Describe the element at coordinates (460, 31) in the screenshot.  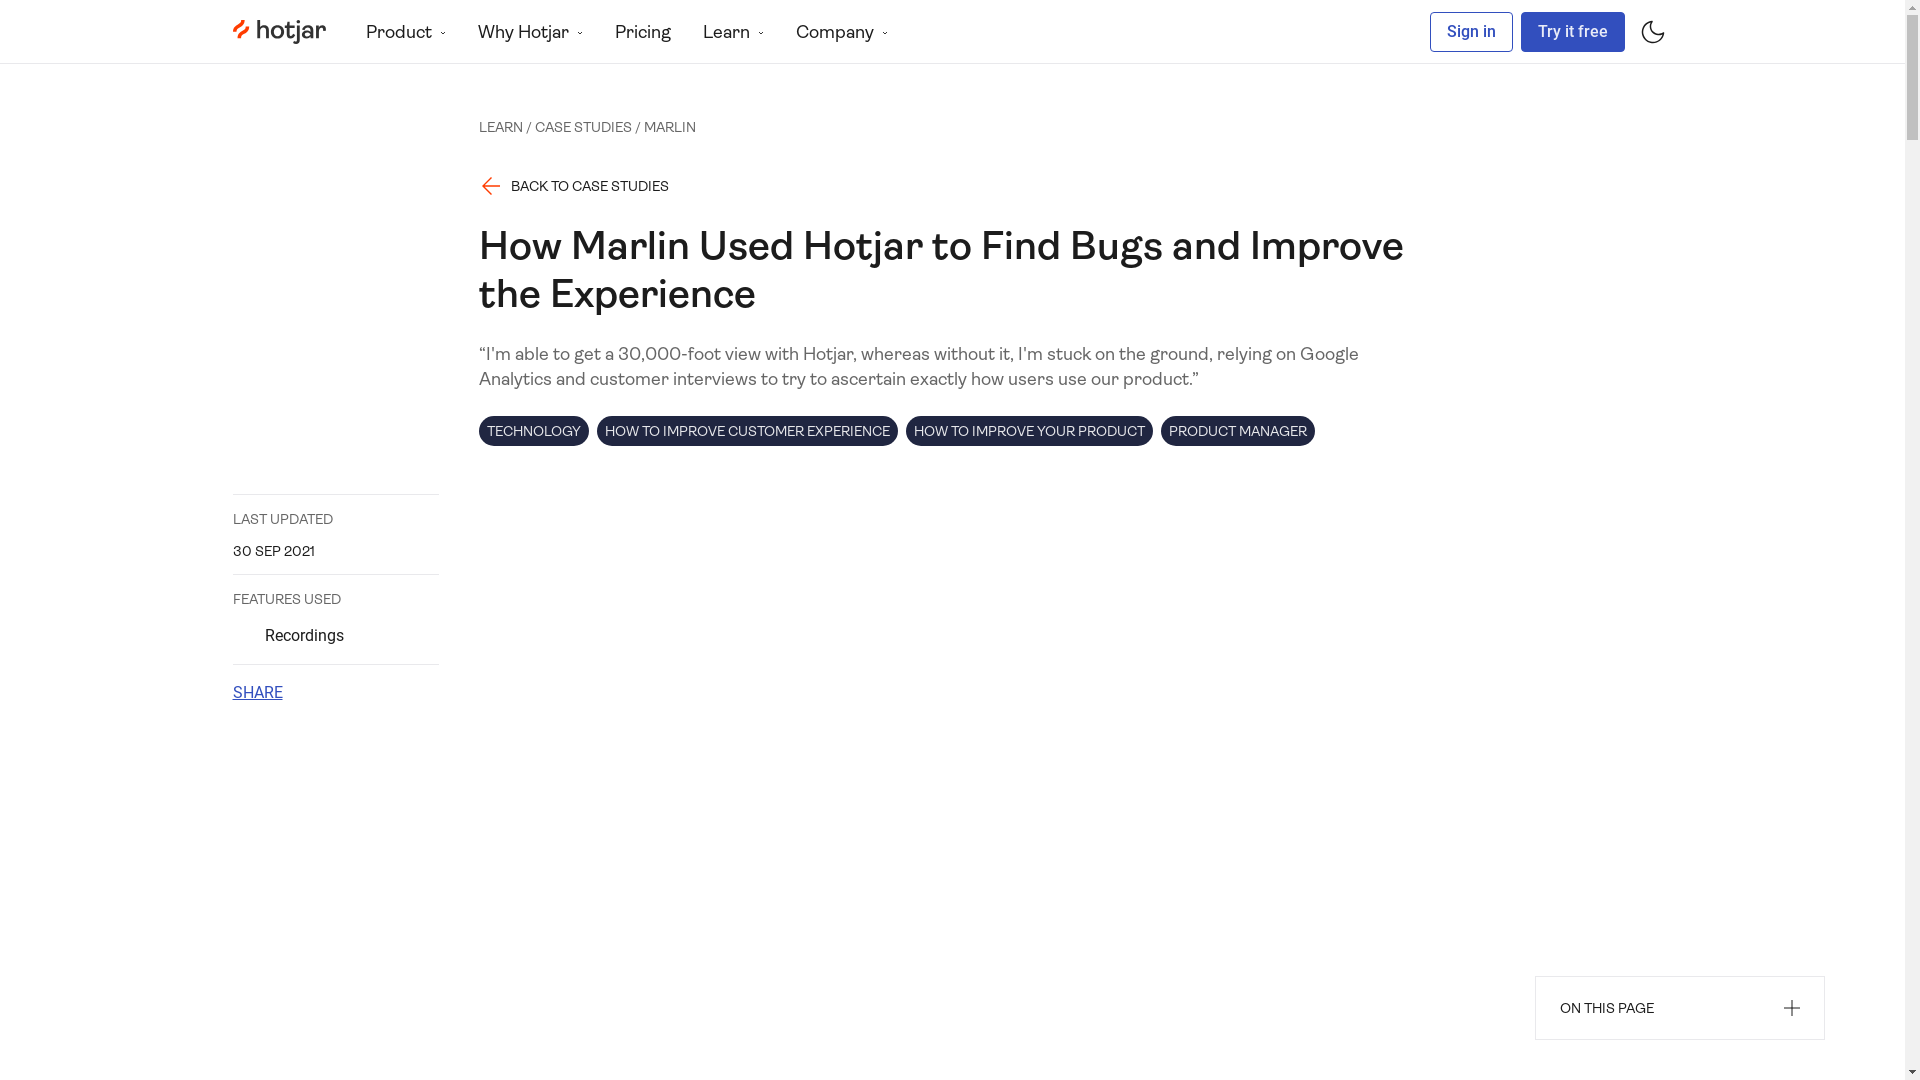
I see `'Why Hotjar'` at that location.